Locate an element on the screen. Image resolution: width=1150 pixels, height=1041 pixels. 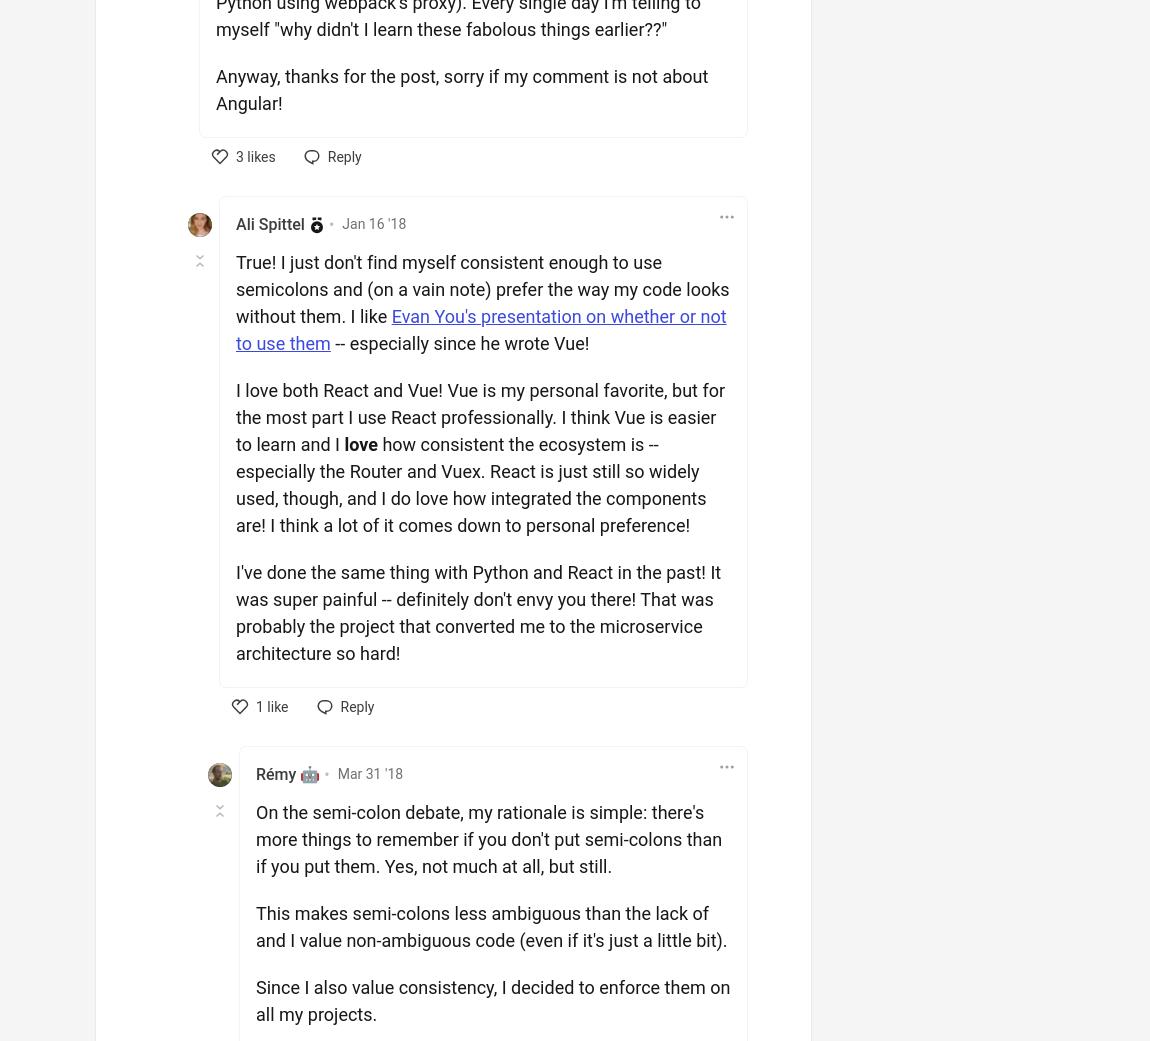
'Rémy 🤖' is located at coordinates (286, 773).